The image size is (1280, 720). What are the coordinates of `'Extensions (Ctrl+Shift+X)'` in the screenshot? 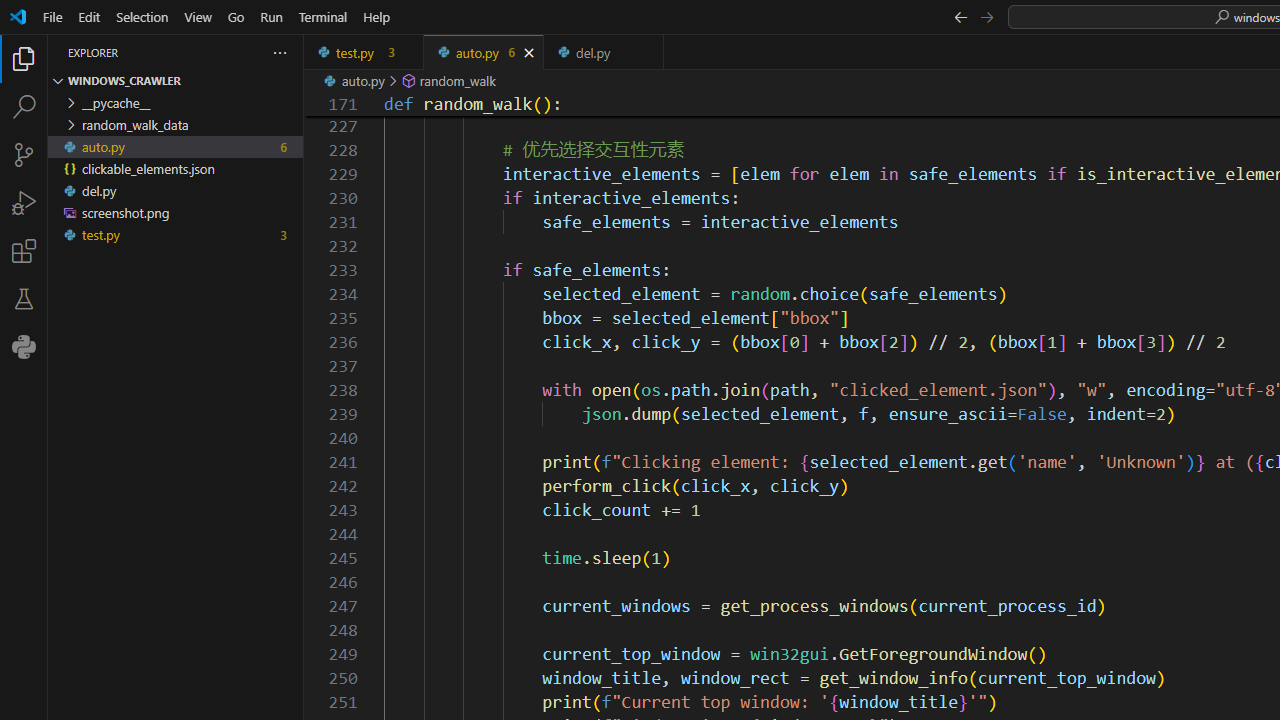 It's located at (24, 249).